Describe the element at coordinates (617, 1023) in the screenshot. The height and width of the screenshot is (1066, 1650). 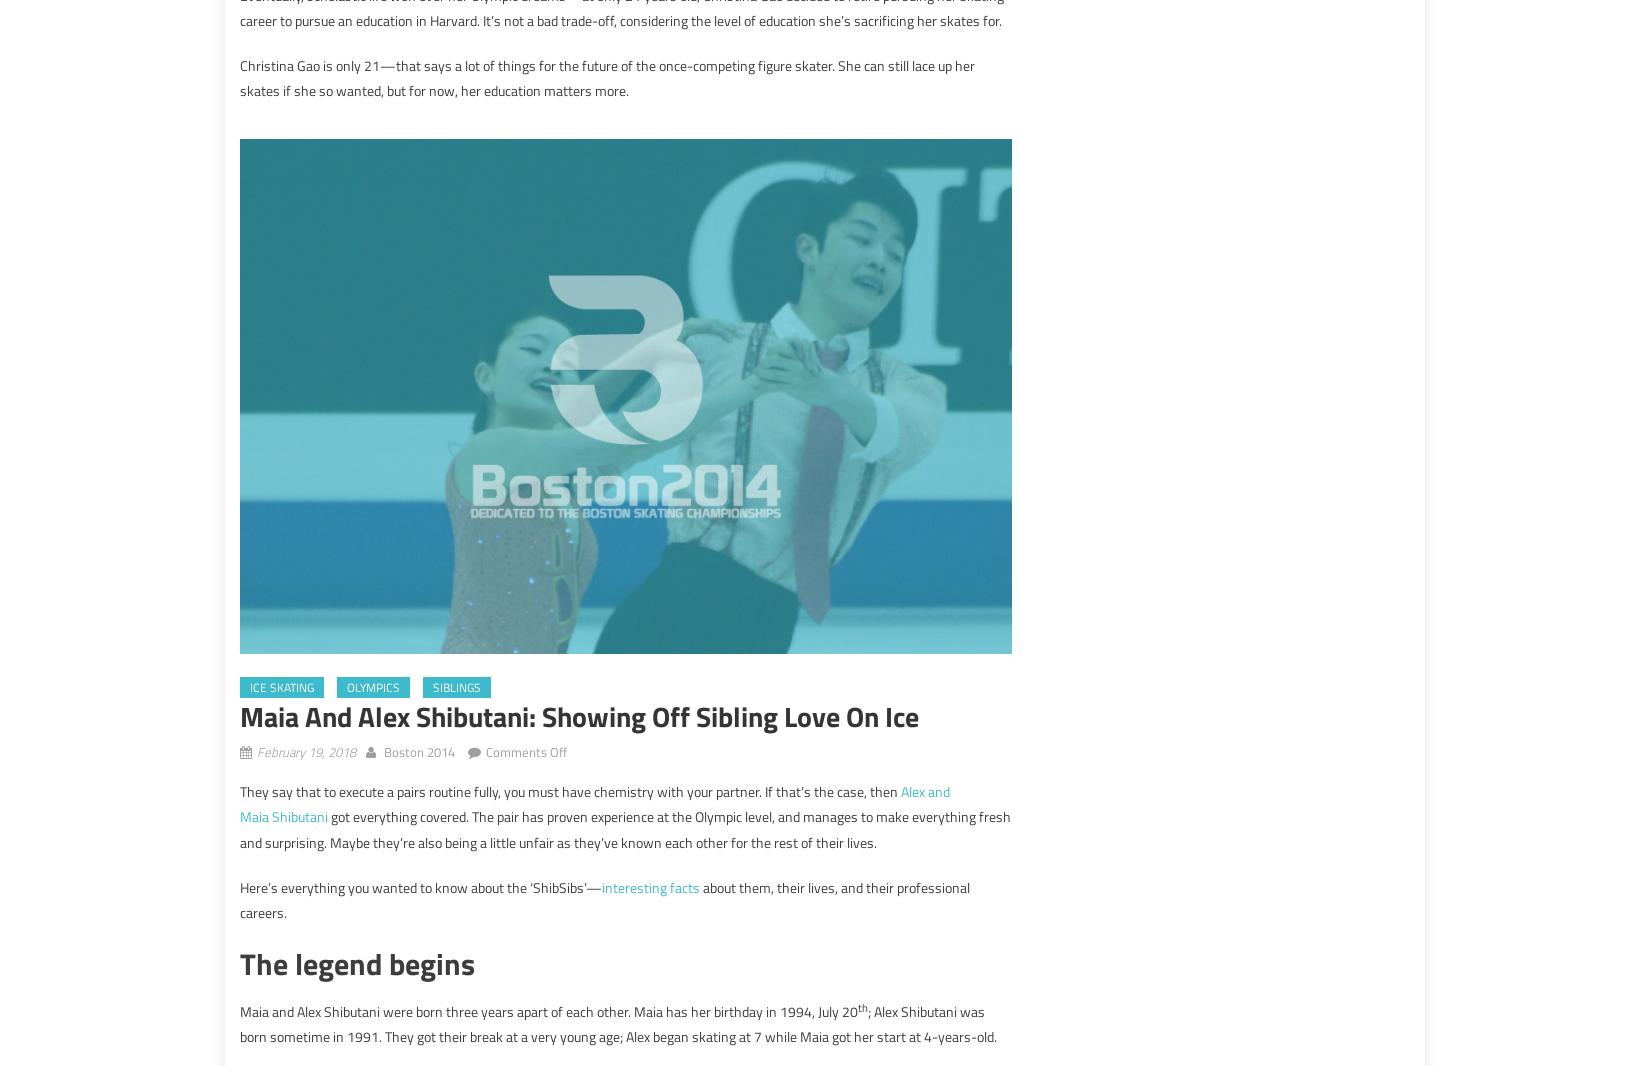
I see `'; Alex Shibutani was born sometime in 1991. They got their break at a very young age; Alex began skating at 7 while Maia got her start at 4-years-old.'` at that location.